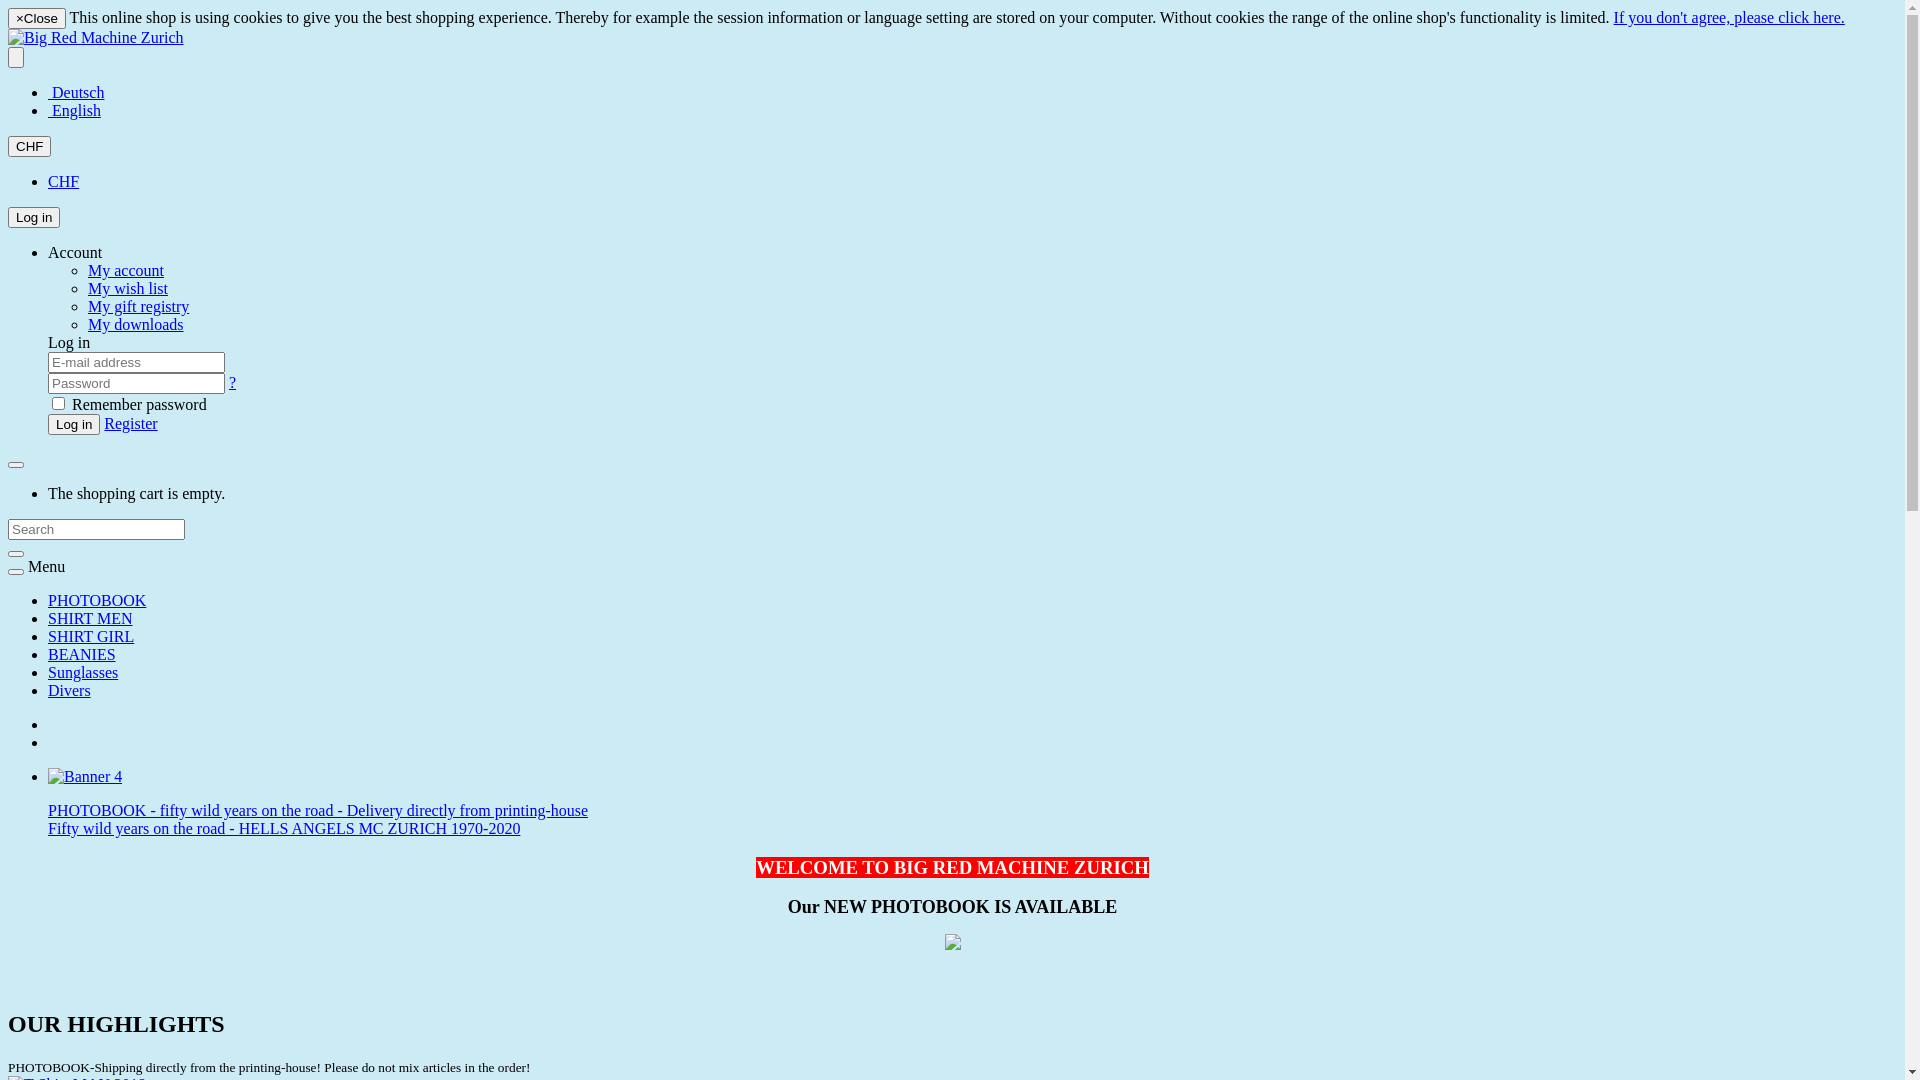 The width and height of the screenshot is (1920, 1080). Describe the element at coordinates (134, 323) in the screenshot. I see `'My downloads'` at that location.